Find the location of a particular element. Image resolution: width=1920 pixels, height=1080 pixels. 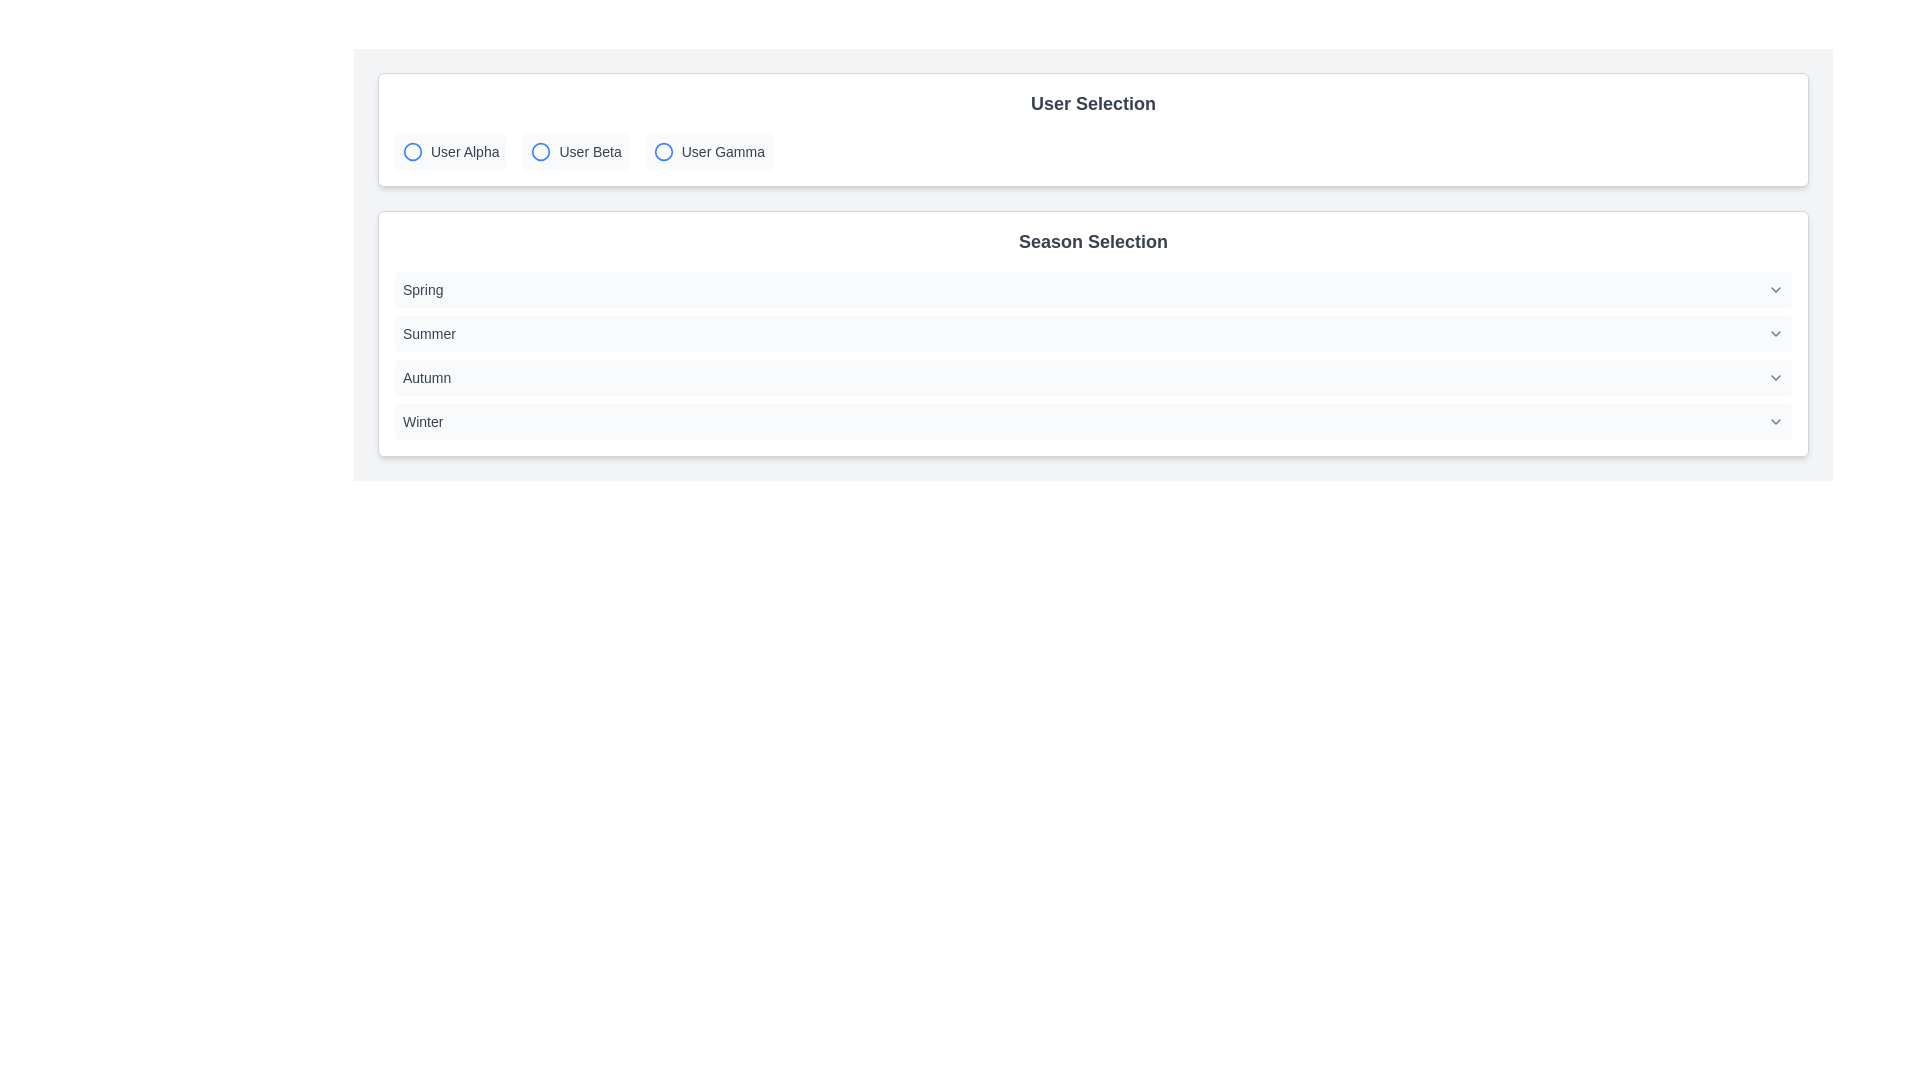

the text element titled 'Season Selection', which is styled in a bold, large font and dark gray color, positioned centrally above the list of seasonal options is located at coordinates (1092, 241).